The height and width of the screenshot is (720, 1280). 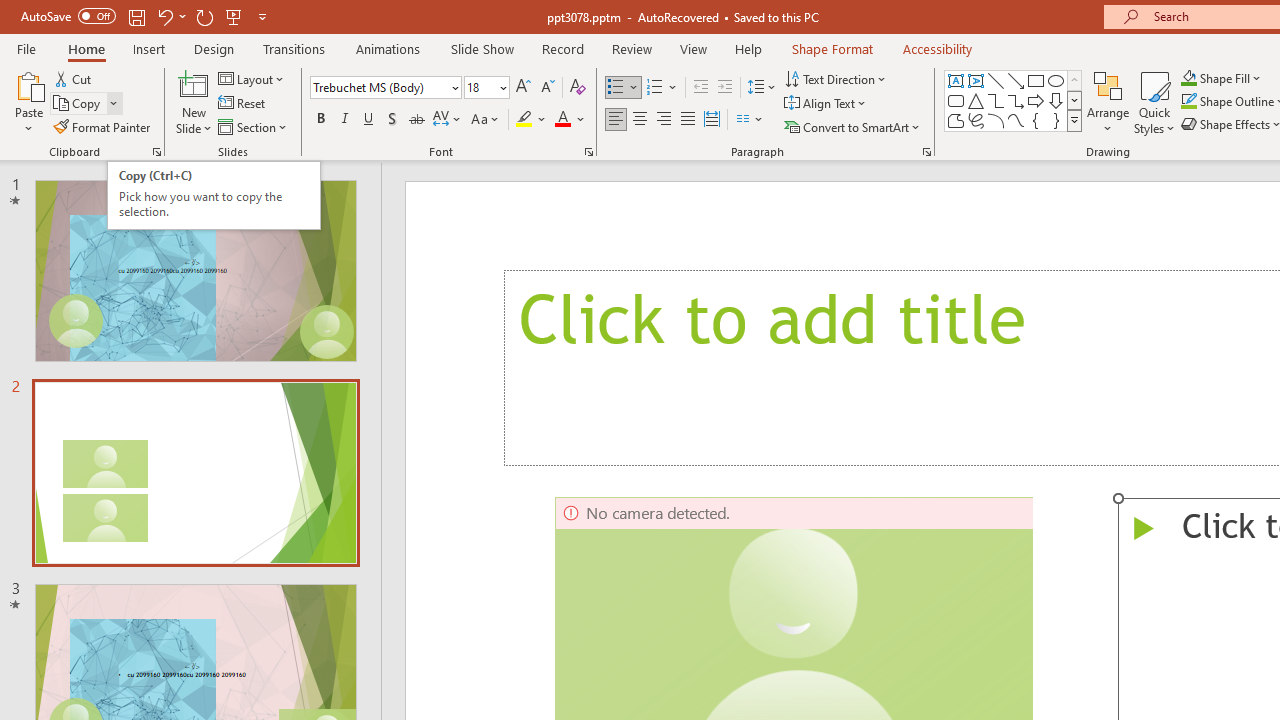 I want to click on 'Shape Outline Green, Accent 1', so click(x=1189, y=101).